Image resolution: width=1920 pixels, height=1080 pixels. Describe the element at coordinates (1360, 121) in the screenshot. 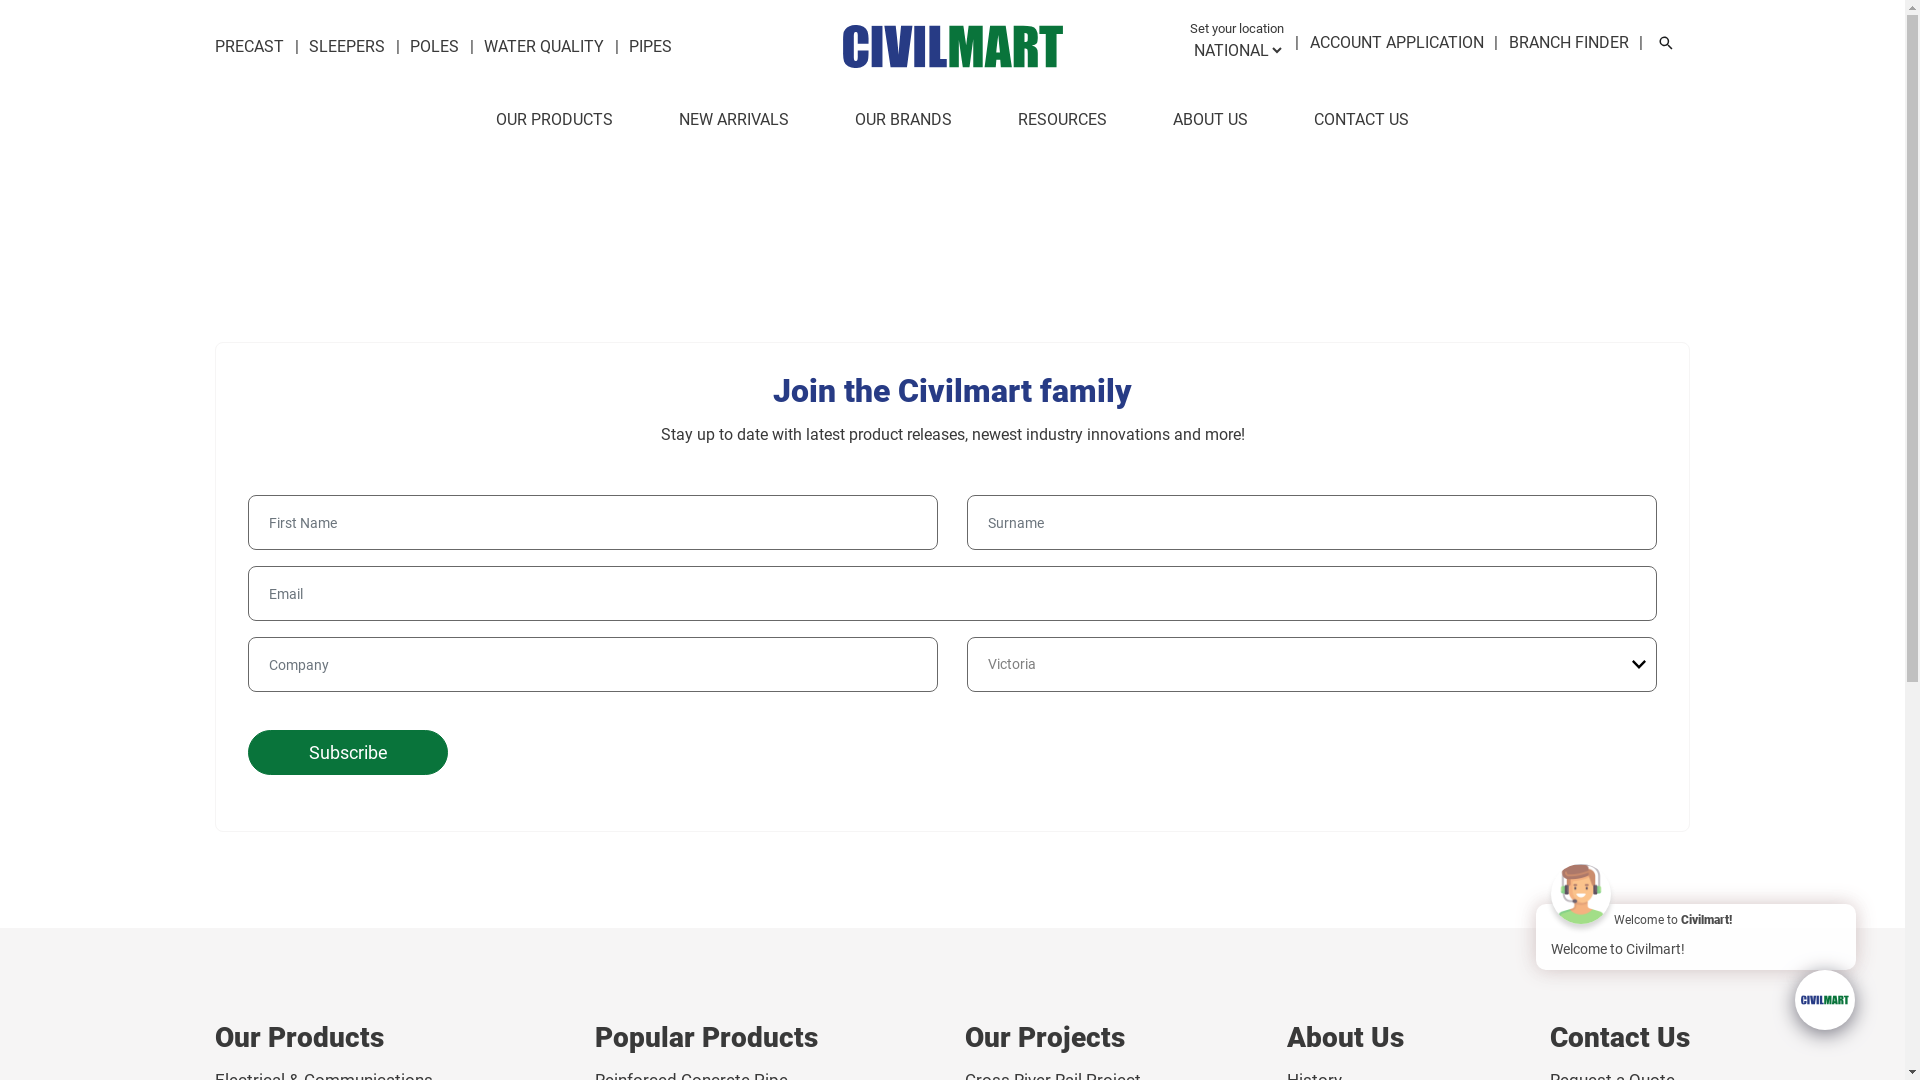

I see `'CONTACT US'` at that location.